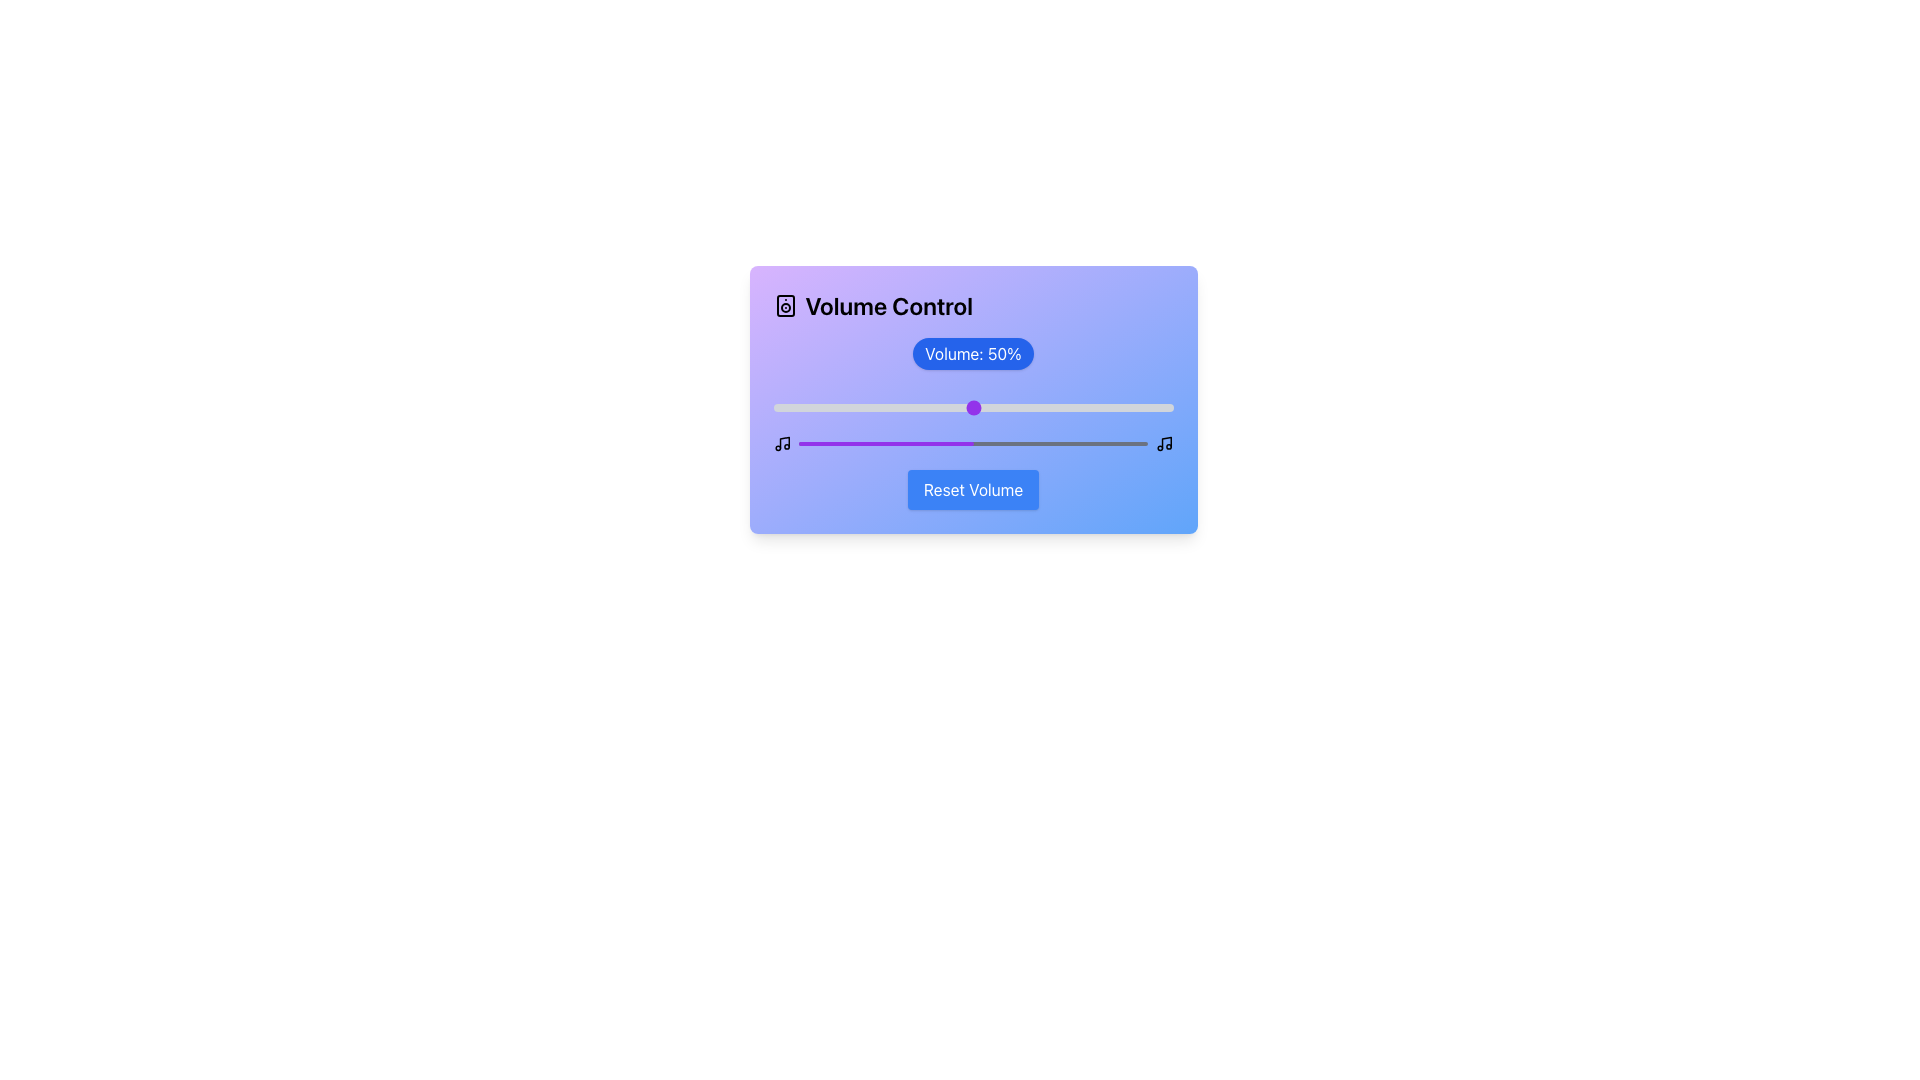  What do you see at coordinates (1149, 407) in the screenshot?
I see `the volume slider` at bounding box center [1149, 407].